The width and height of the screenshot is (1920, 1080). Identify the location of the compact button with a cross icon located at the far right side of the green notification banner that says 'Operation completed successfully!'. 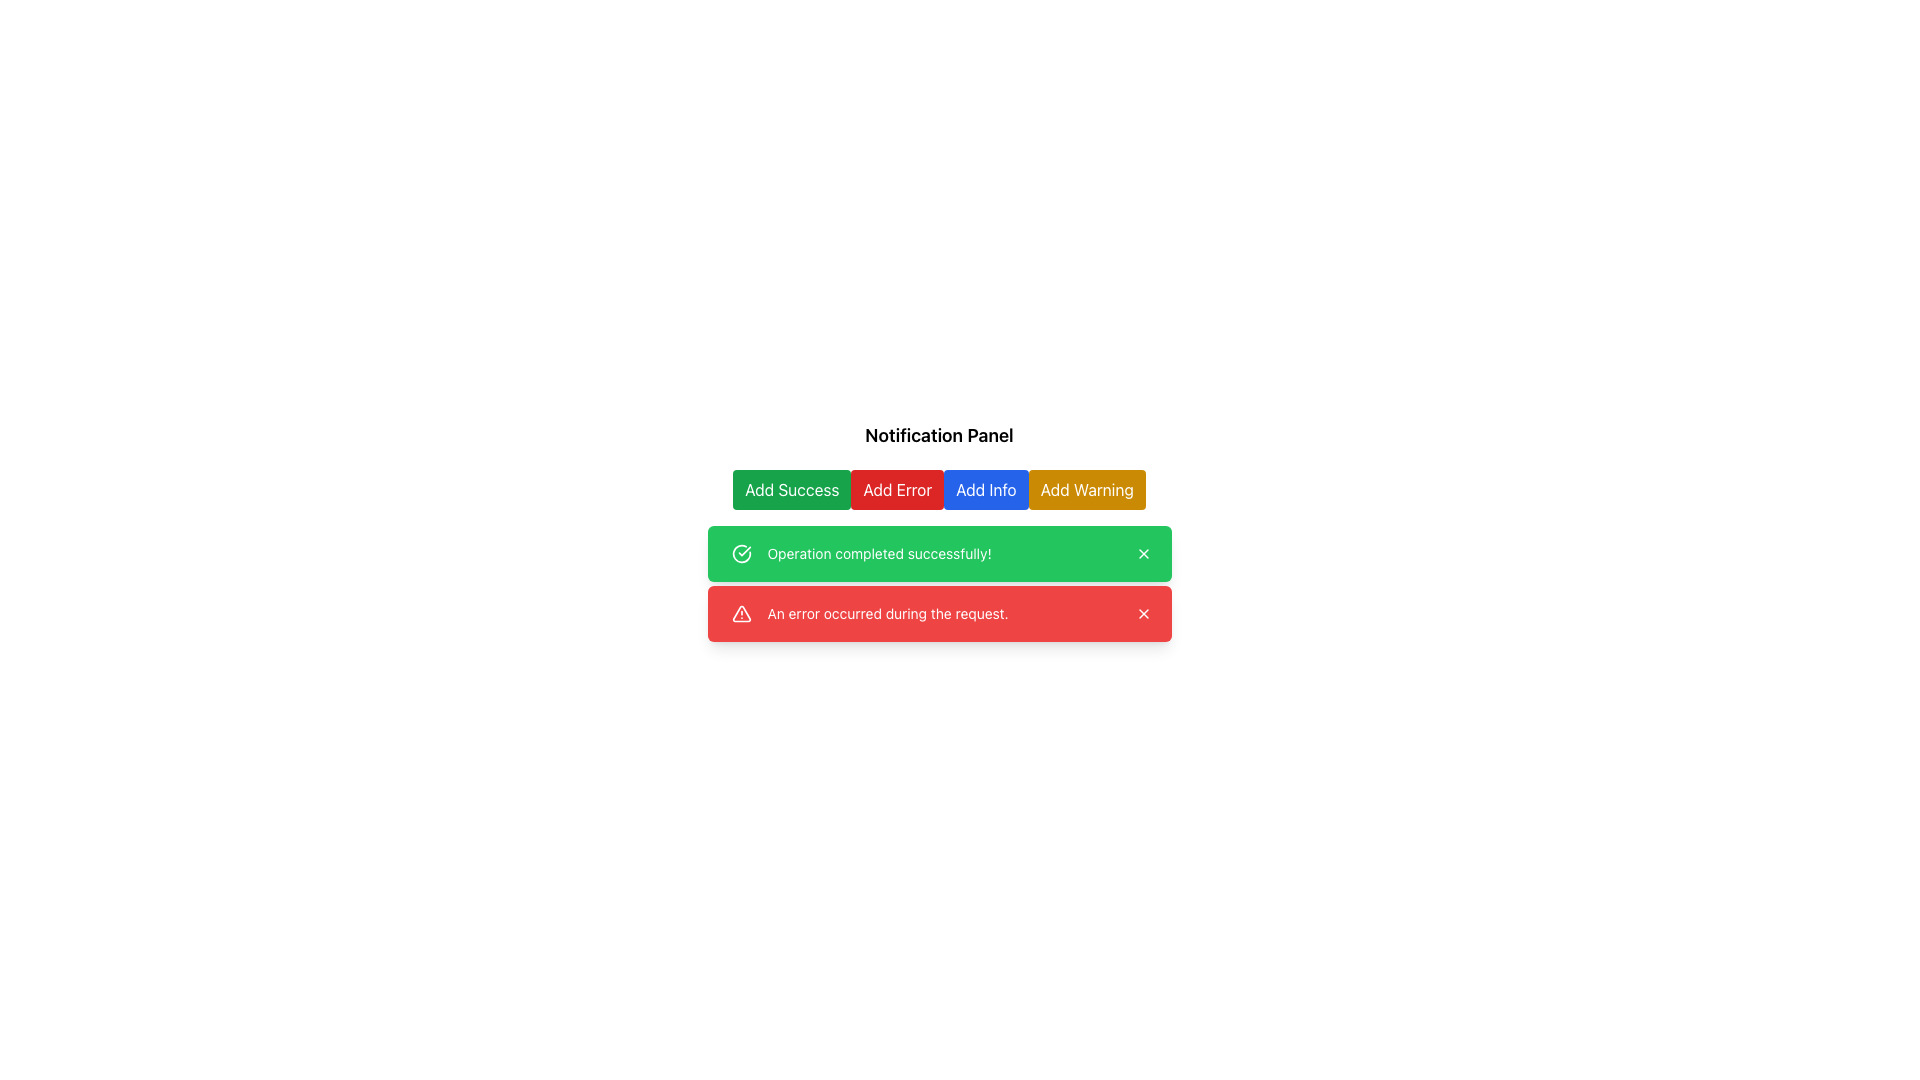
(1143, 554).